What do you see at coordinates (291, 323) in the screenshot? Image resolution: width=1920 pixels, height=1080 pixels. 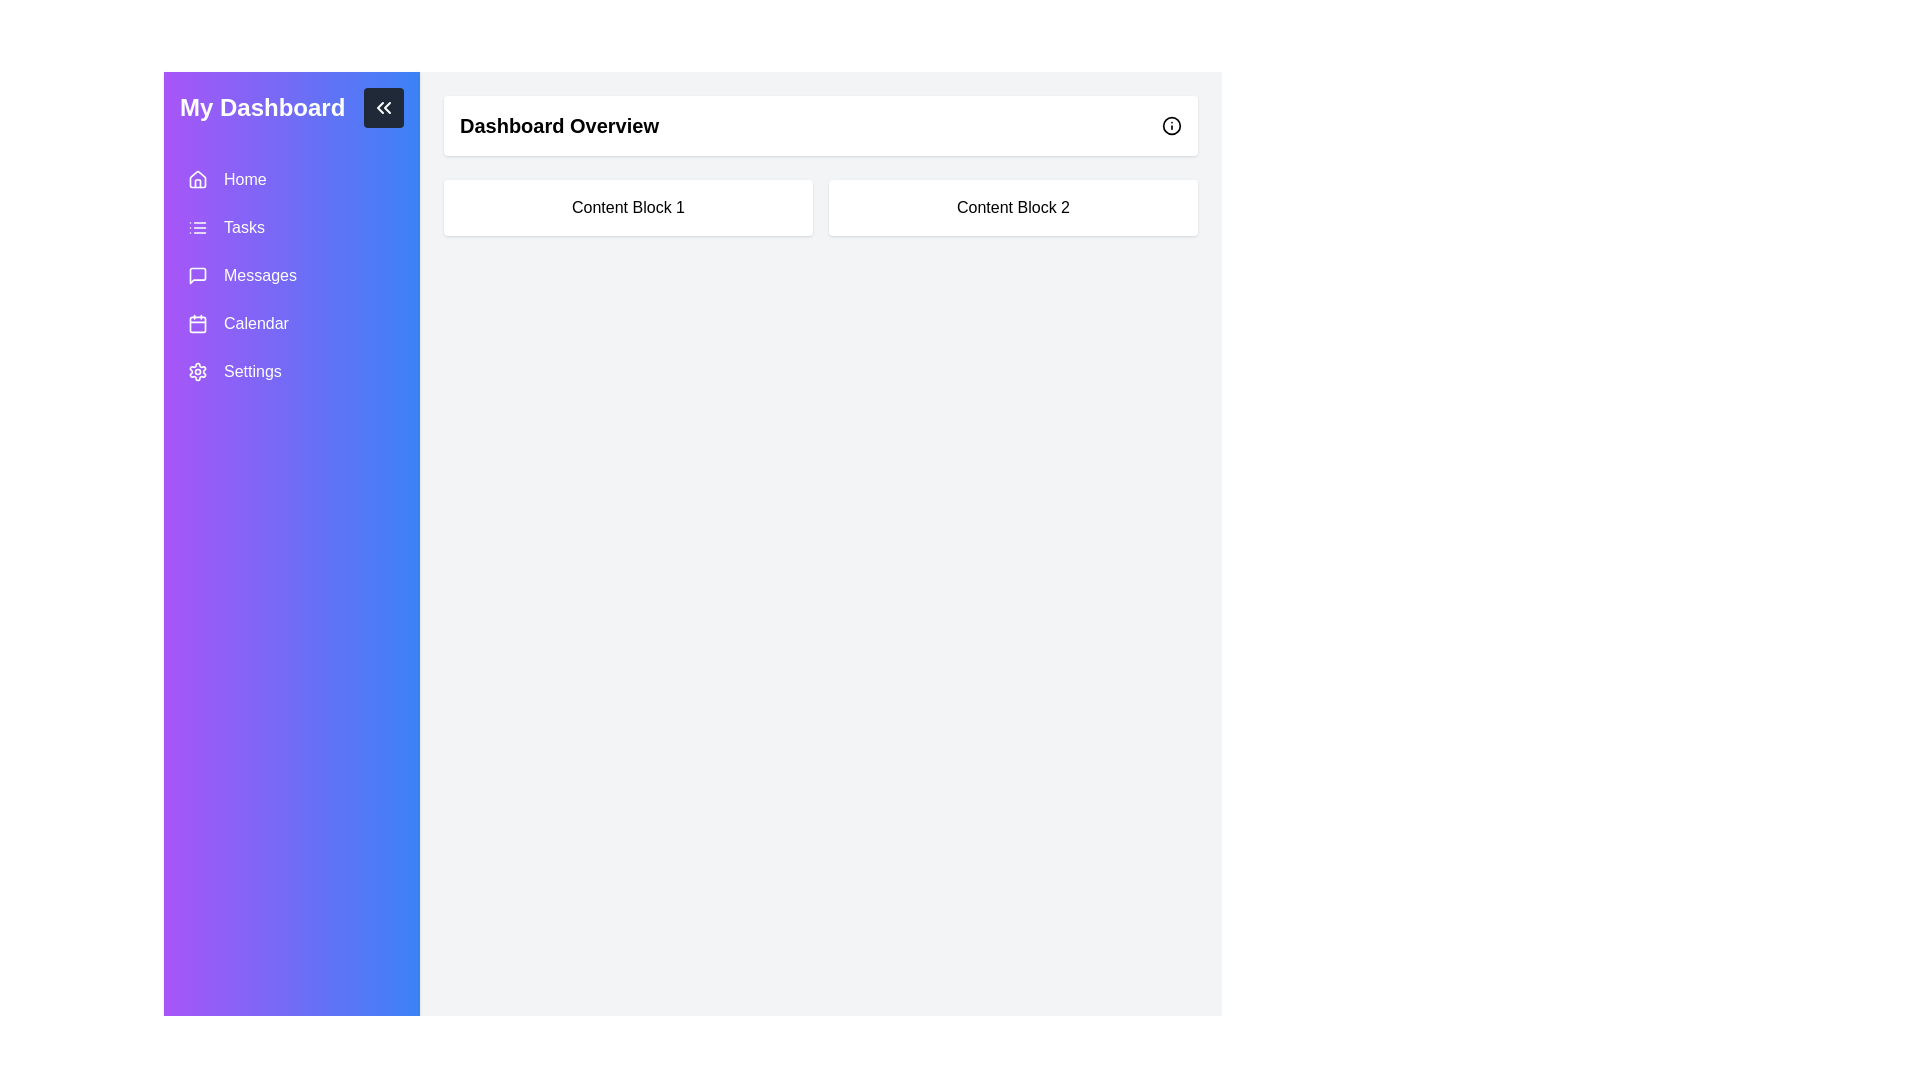 I see `the Navigation link, which is the fourth item in the vertical list of navigation options in the left sidebar` at bounding box center [291, 323].